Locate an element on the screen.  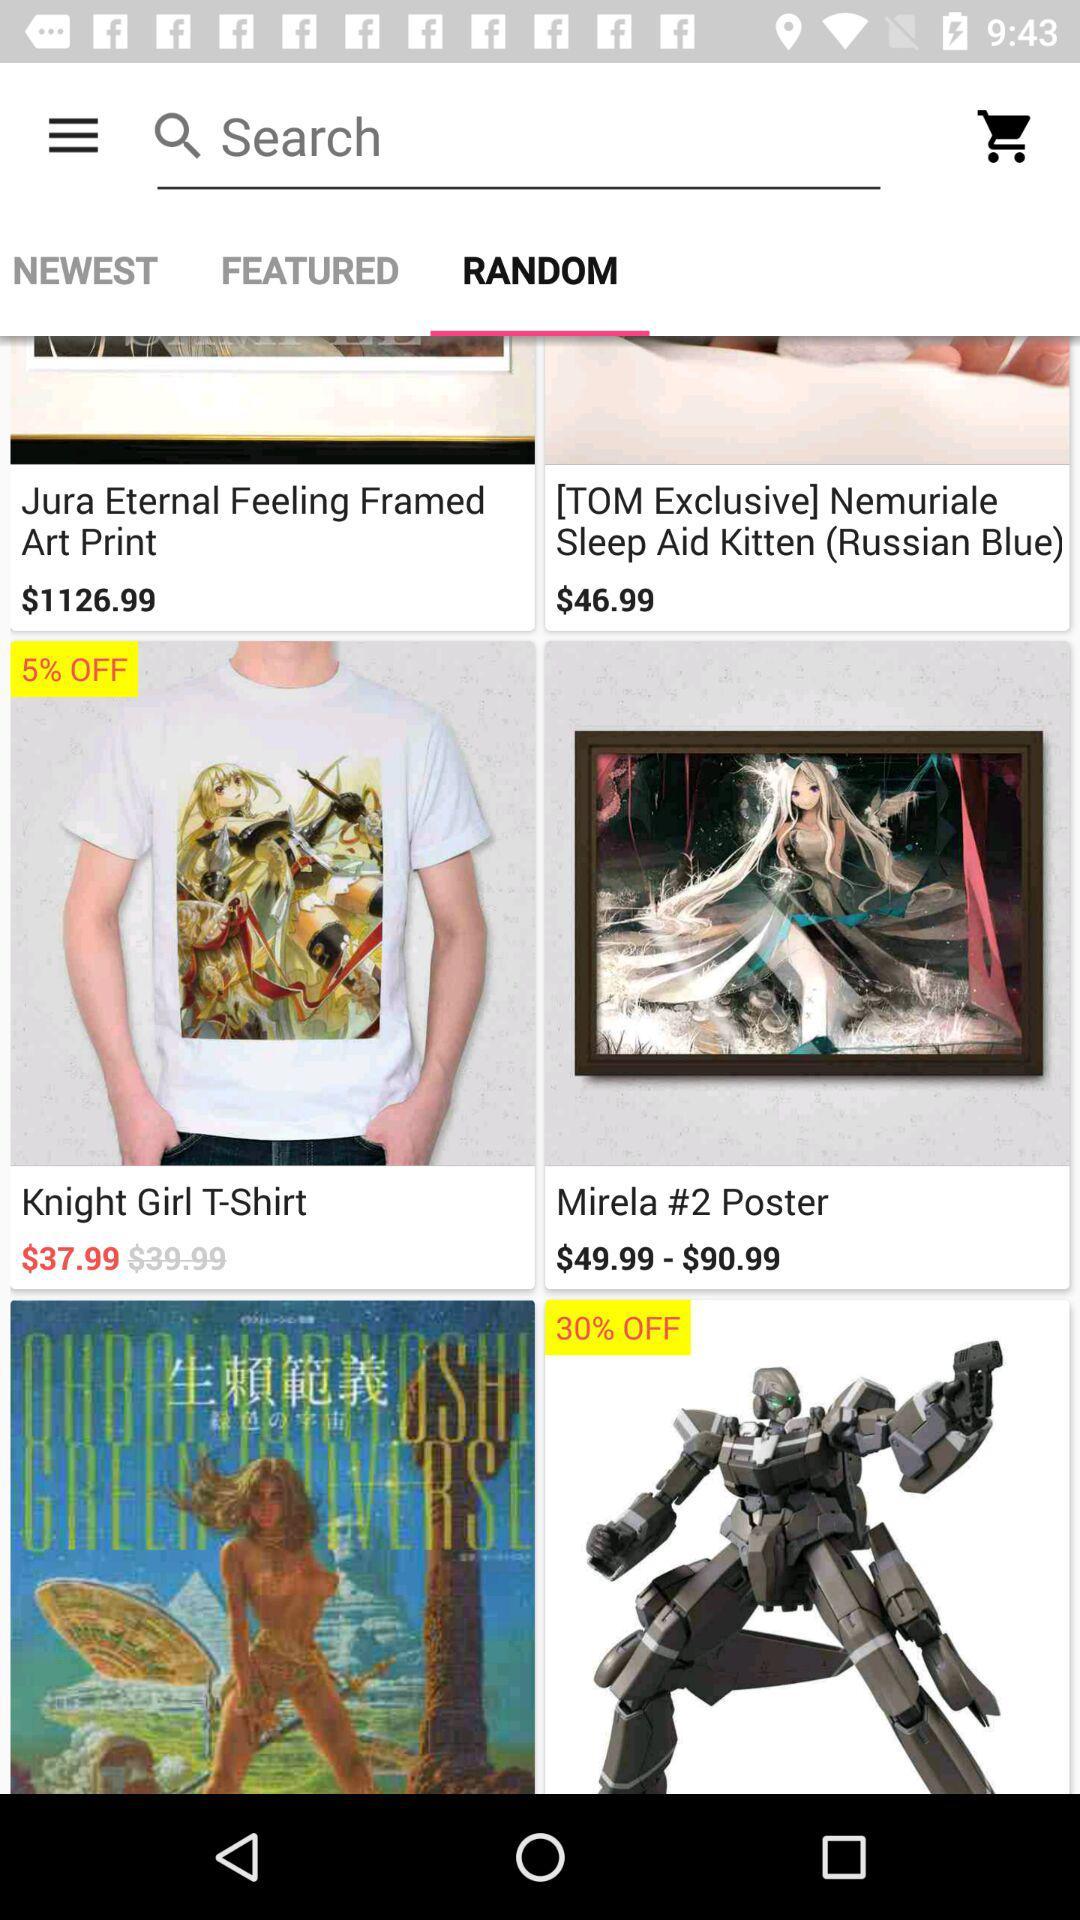
the second image in the second row is located at coordinates (806, 902).